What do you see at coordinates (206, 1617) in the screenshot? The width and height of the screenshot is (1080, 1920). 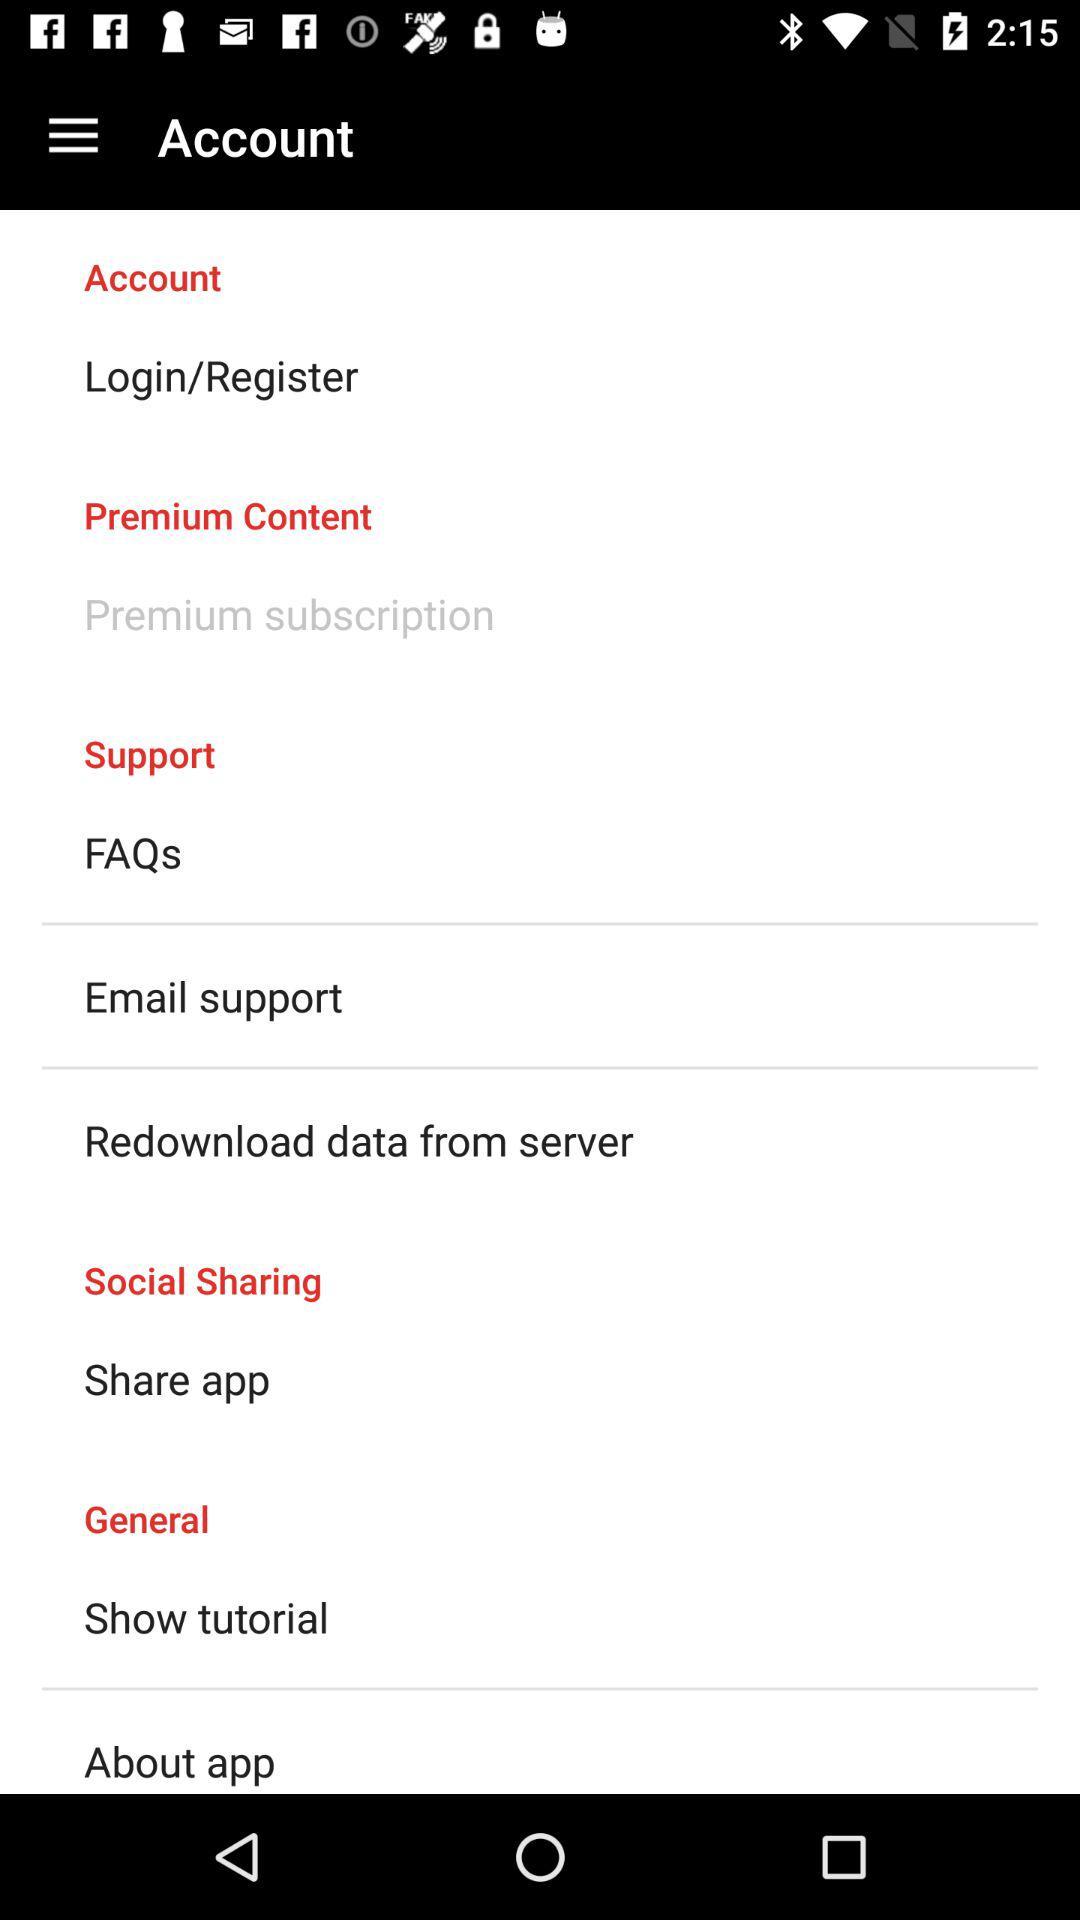 I see `show tutorial icon` at bounding box center [206, 1617].